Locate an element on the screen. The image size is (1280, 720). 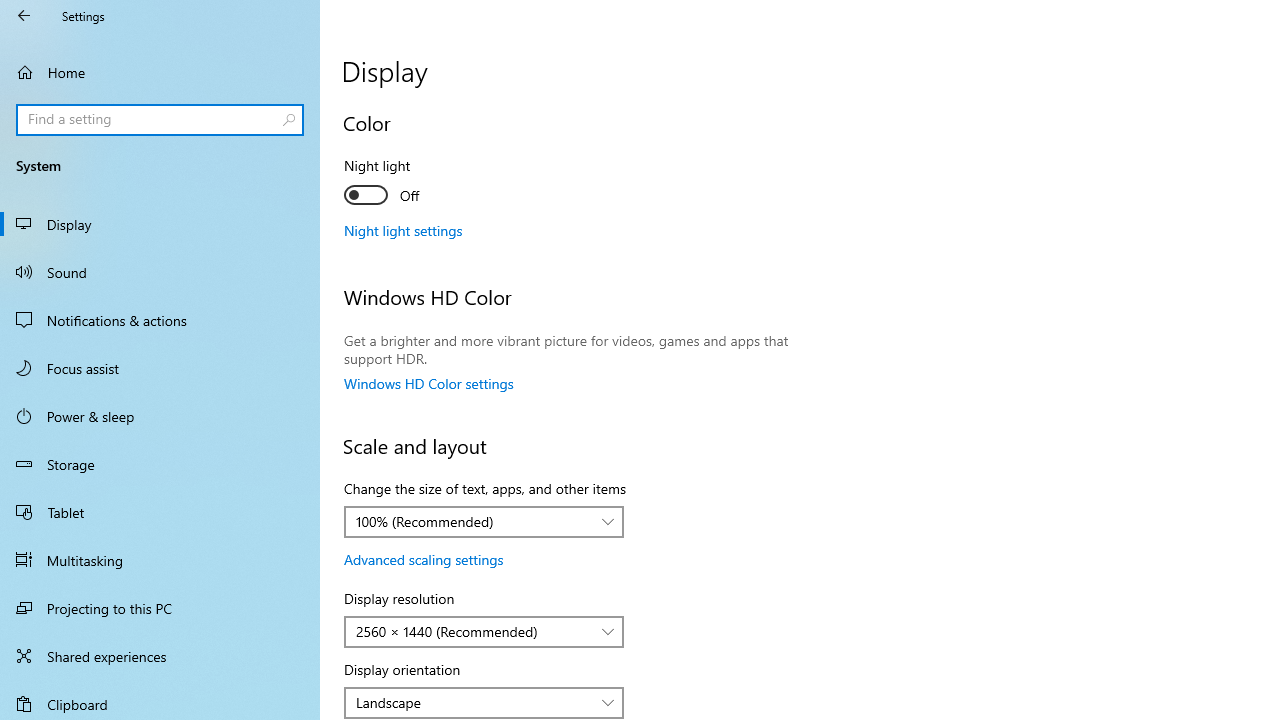
'Windows HD Color settings' is located at coordinates (428, 383).